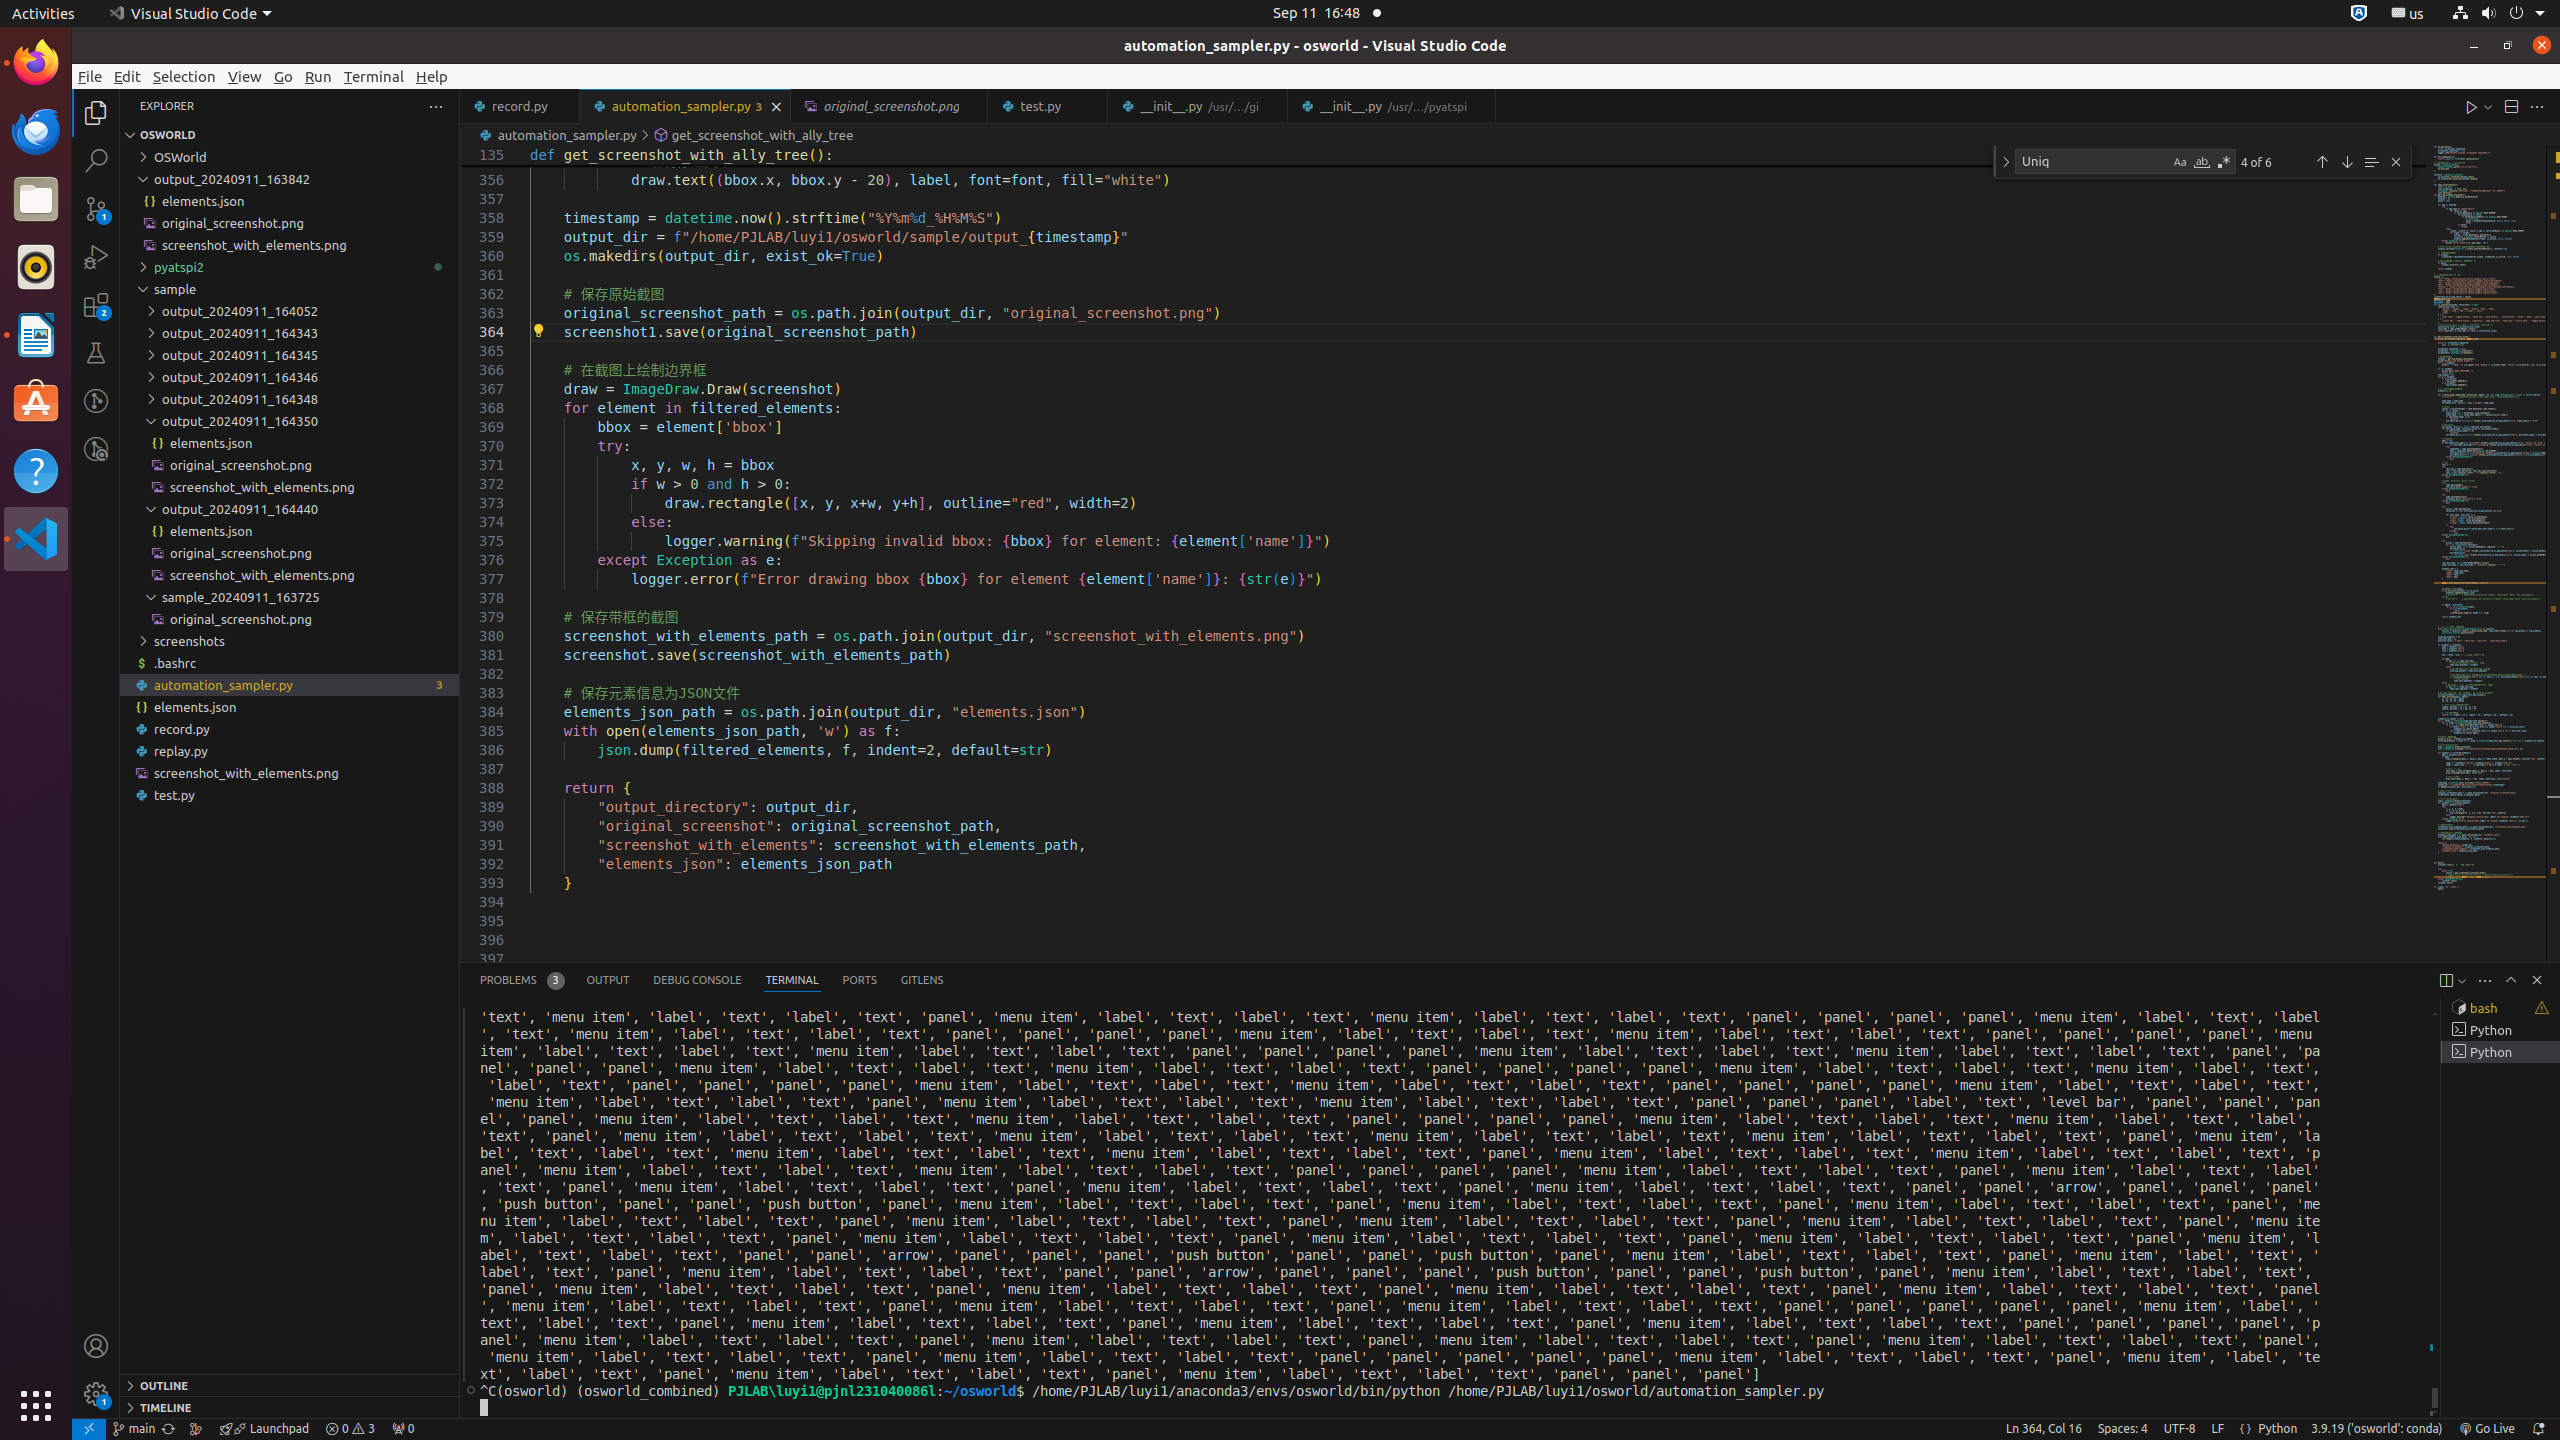 Image resolution: width=2560 pixels, height=1440 pixels. What do you see at coordinates (2535, 106) in the screenshot?
I see `'More Actions...'` at bounding box center [2535, 106].